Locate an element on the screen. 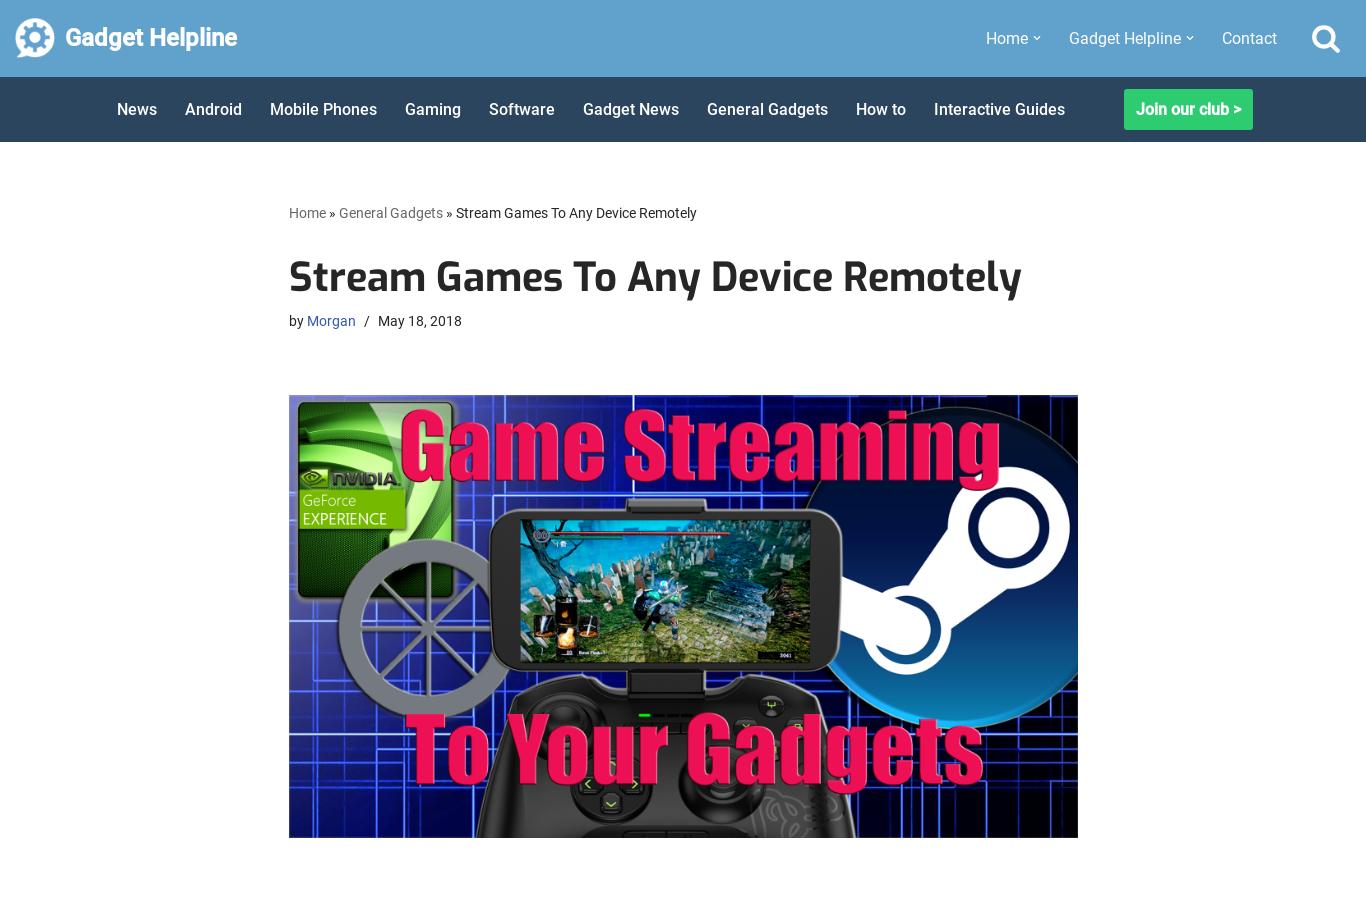 The image size is (1366, 911). 'by' is located at coordinates (296, 320).